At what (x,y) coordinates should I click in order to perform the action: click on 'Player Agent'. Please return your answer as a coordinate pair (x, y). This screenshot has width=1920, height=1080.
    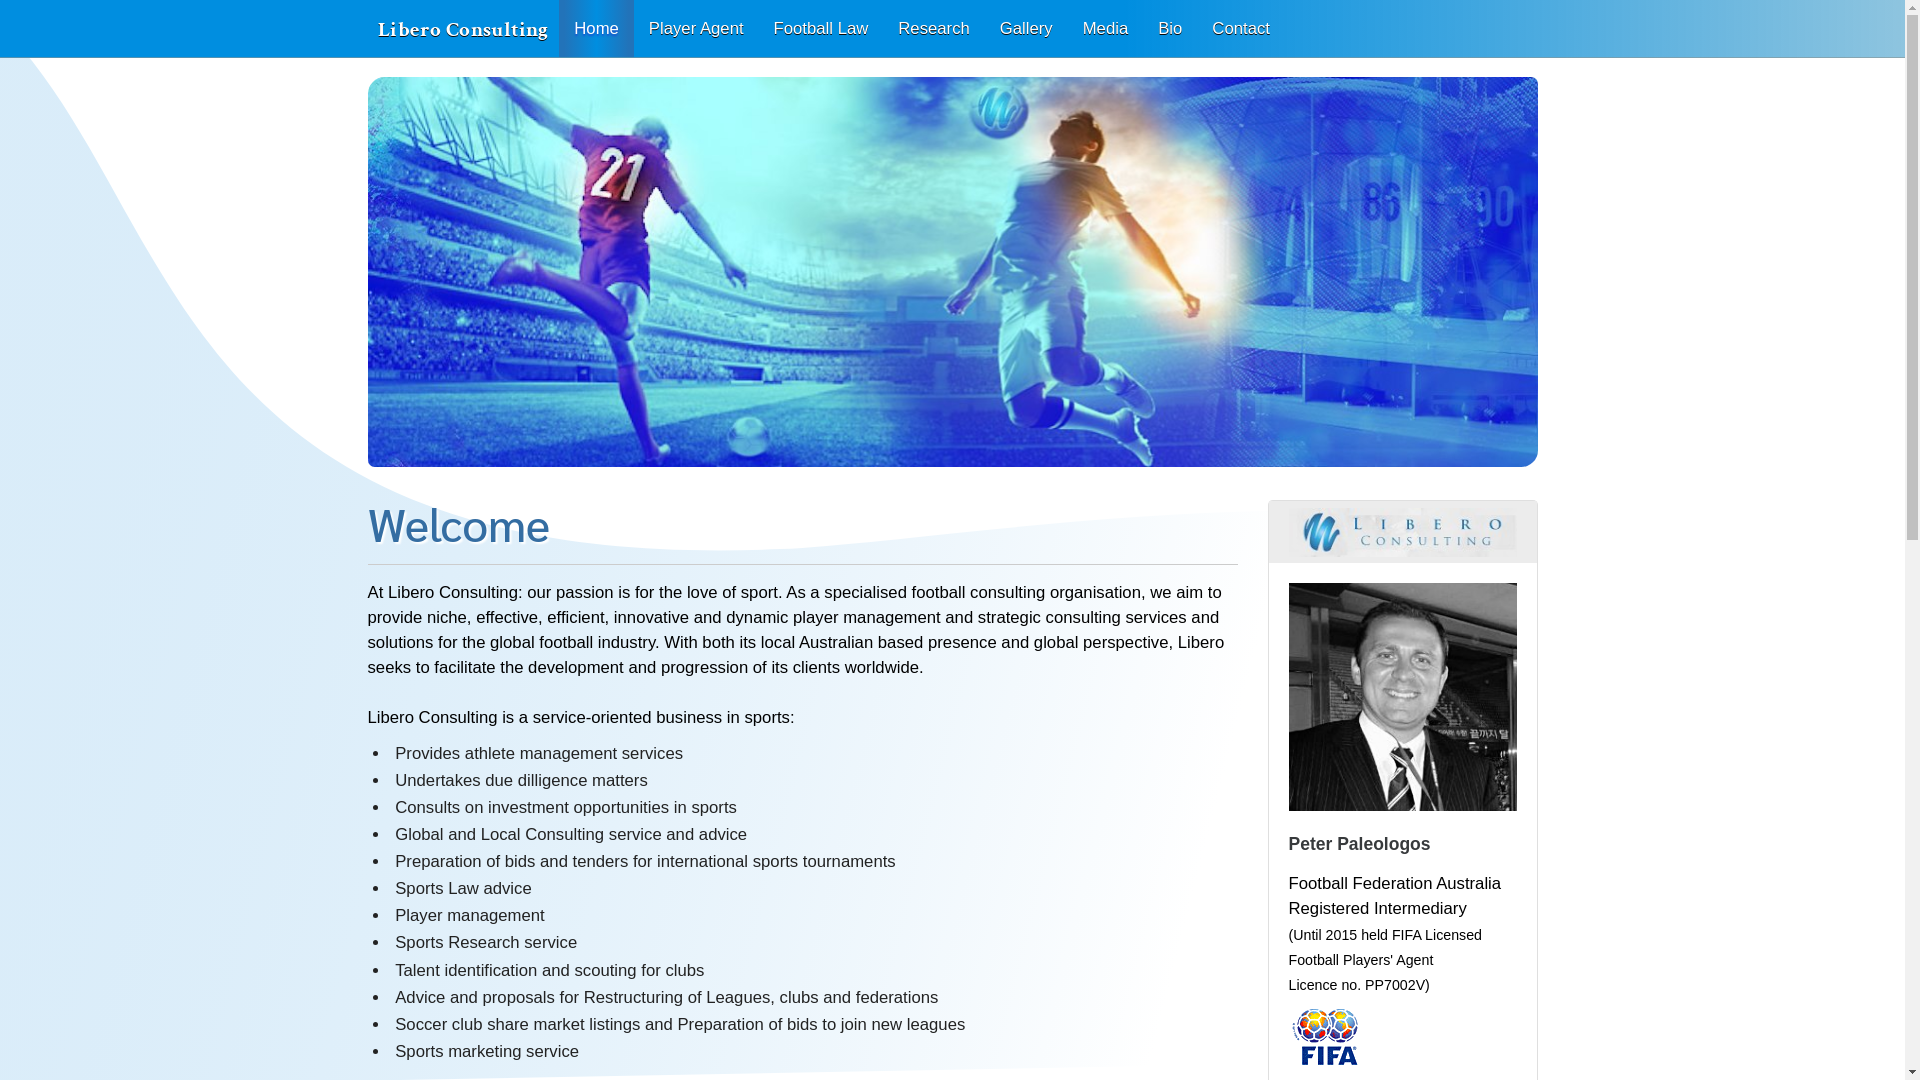
    Looking at the image, I should click on (632, 28).